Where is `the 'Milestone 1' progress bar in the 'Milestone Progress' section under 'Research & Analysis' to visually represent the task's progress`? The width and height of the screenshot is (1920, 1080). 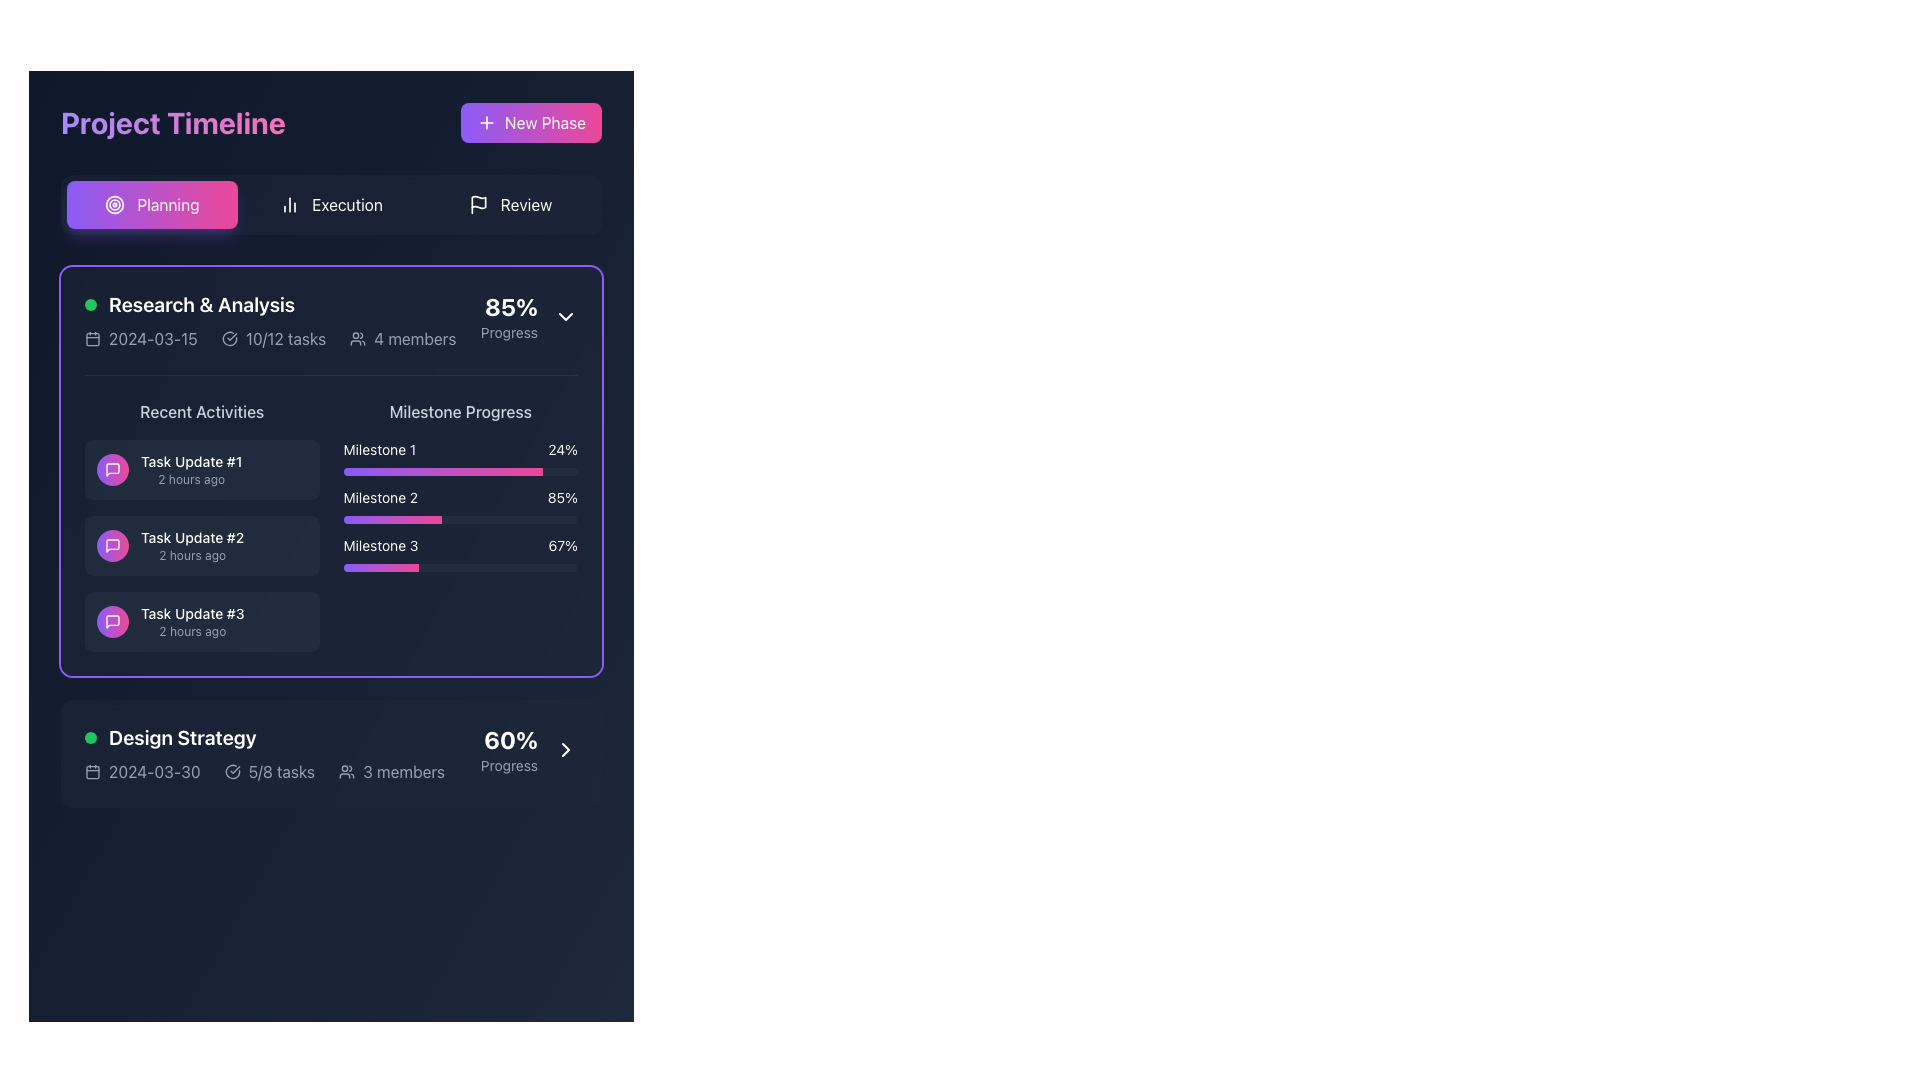 the 'Milestone 1' progress bar in the 'Milestone Progress' section under 'Research & Analysis' to visually represent the task's progress is located at coordinates (459, 458).